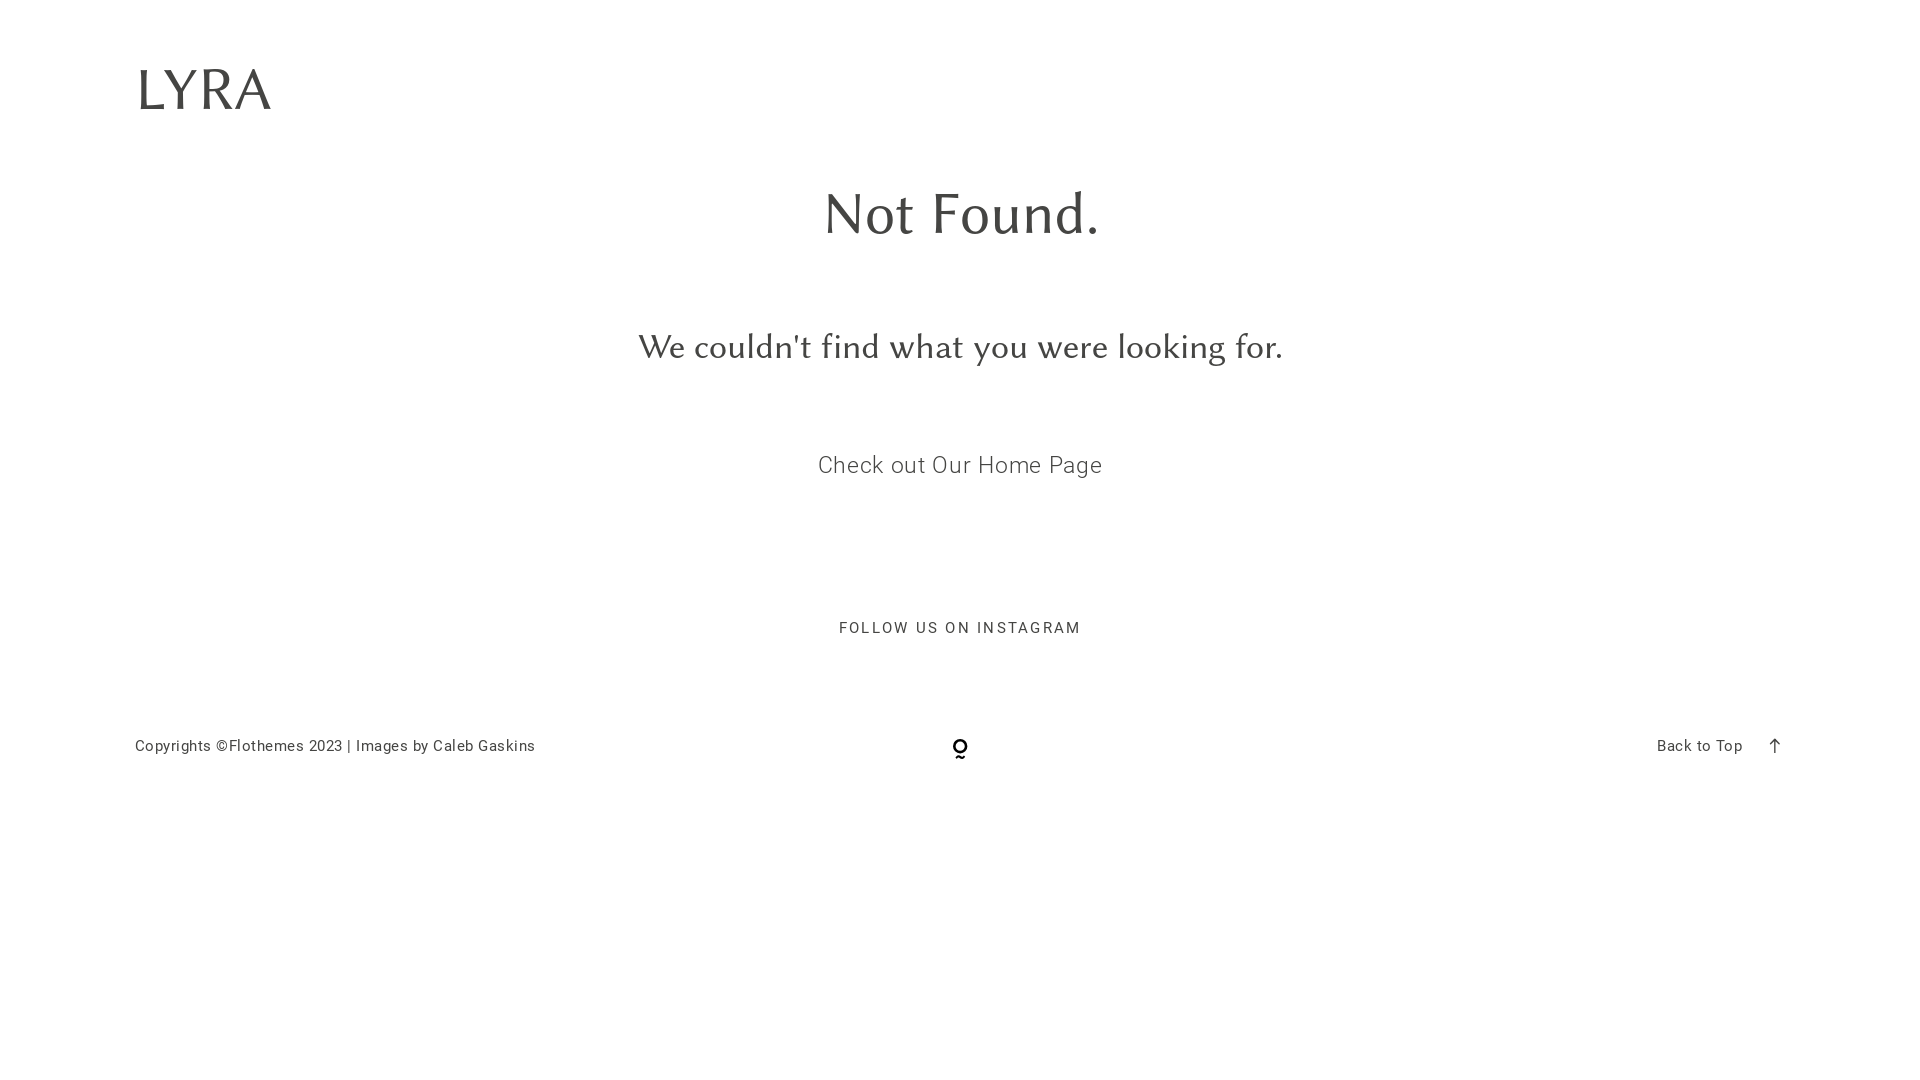  I want to click on 'Sorry, your browser does not support inline SVG.', so click(960, 745).